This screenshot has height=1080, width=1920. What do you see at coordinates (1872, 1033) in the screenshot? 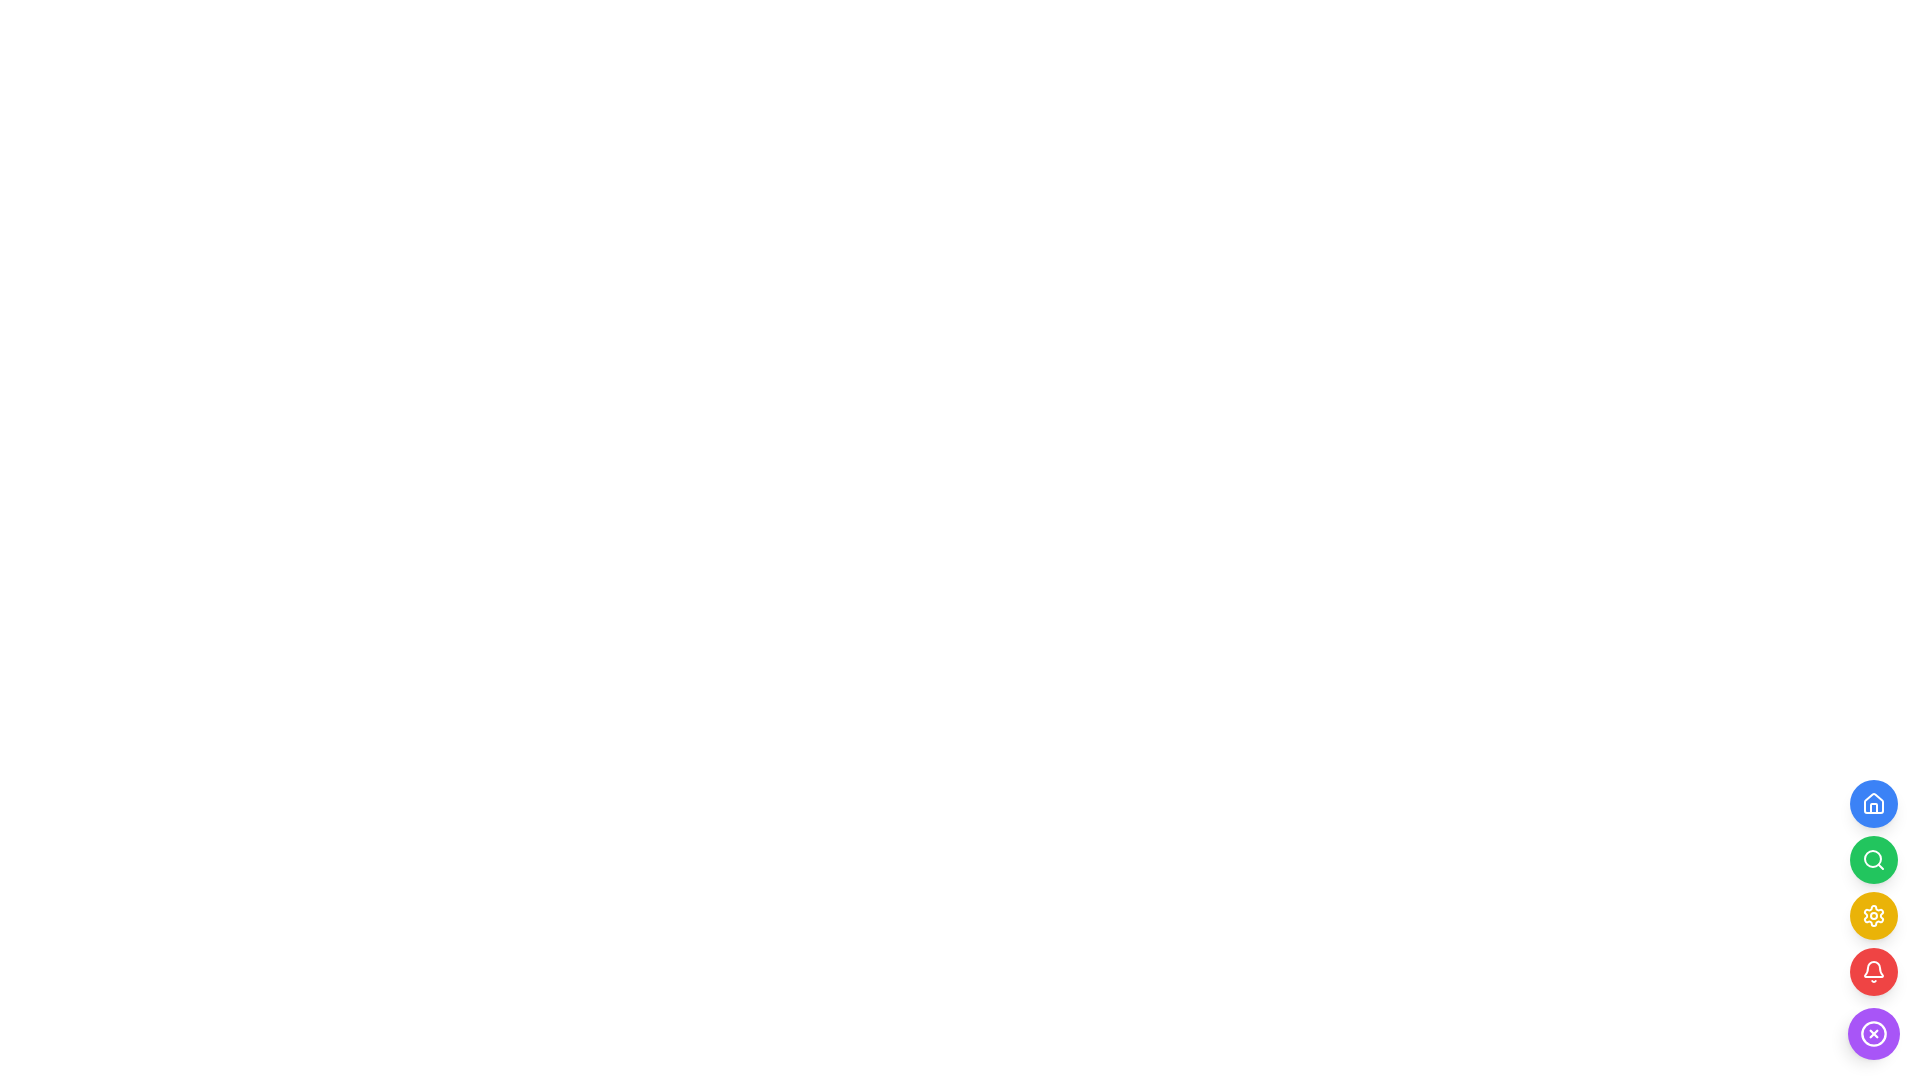
I see `the circular button located at the bottom of the vertical stack of circular buttons on the right edge of the interface` at bounding box center [1872, 1033].